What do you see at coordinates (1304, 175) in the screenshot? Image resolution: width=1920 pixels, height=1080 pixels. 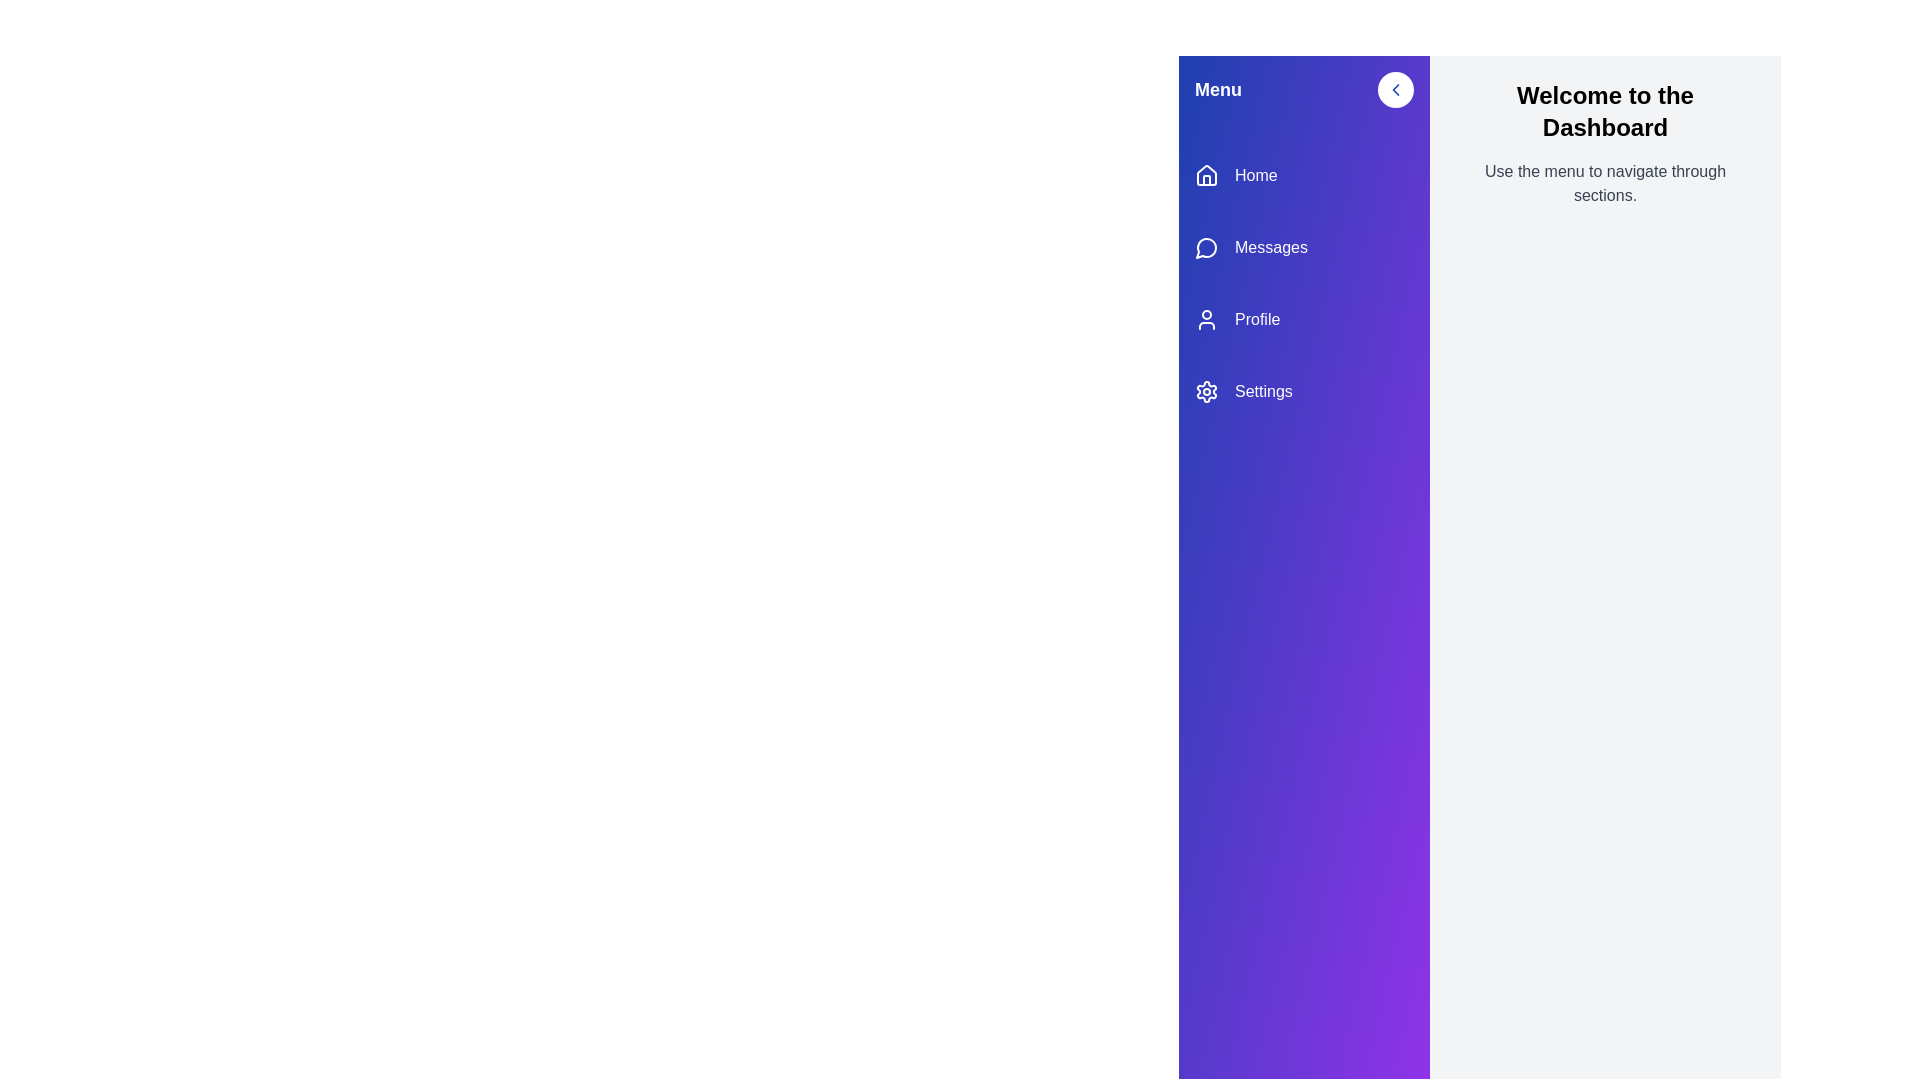 I see `the menu item Home to navigate` at bounding box center [1304, 175].